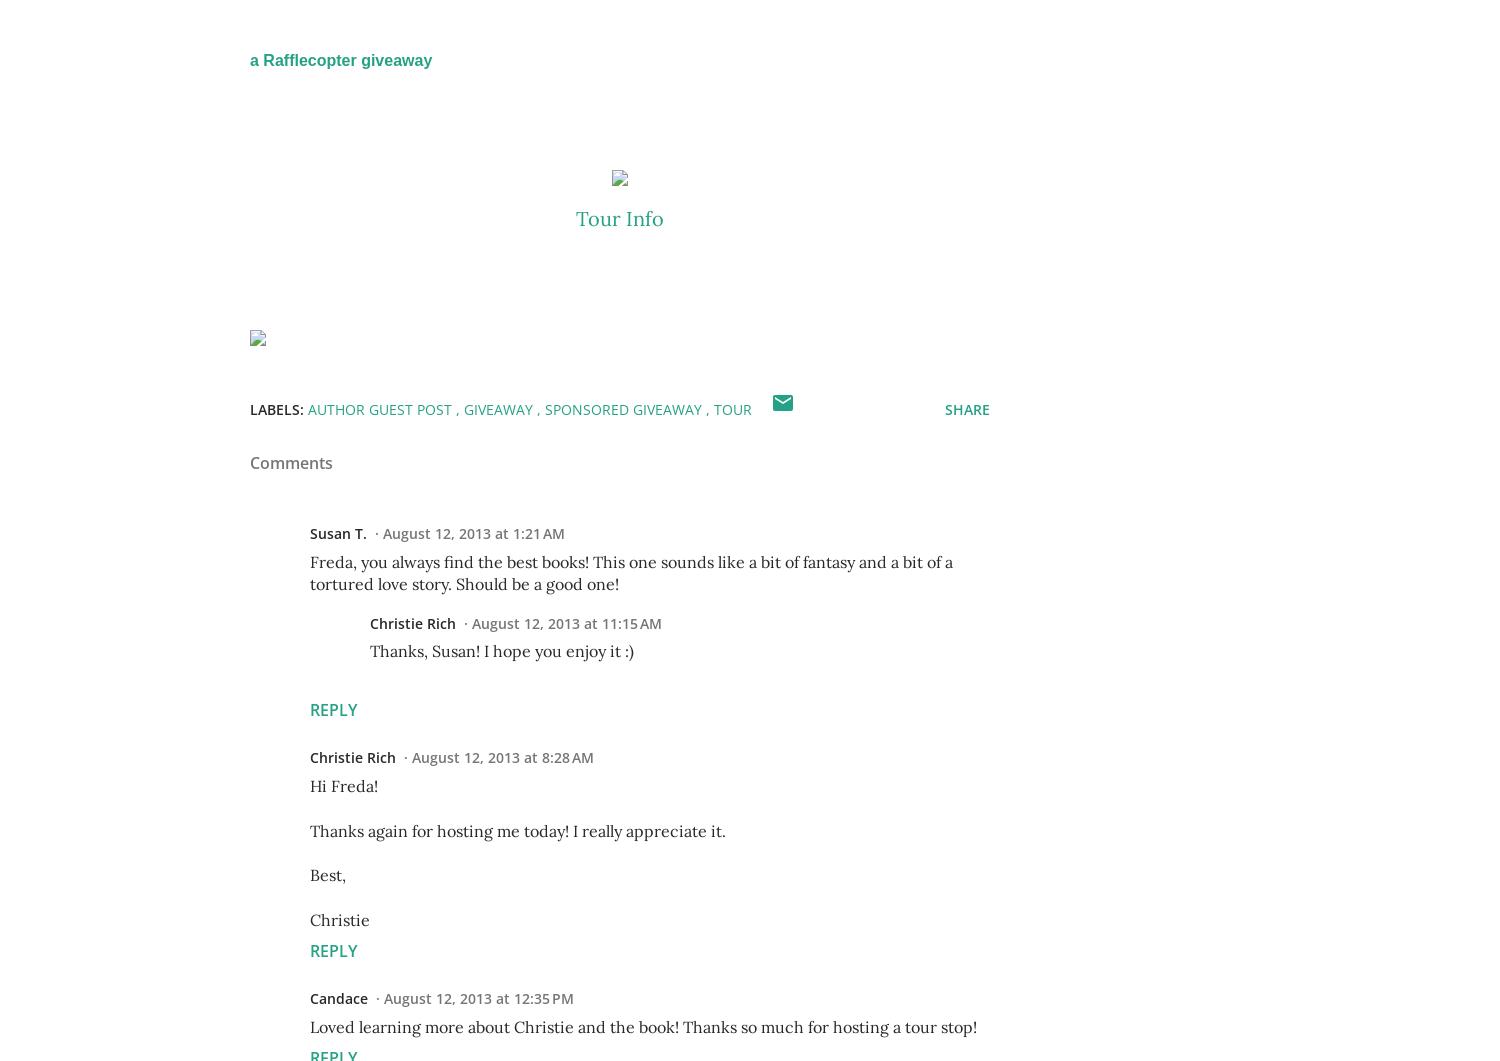  Describe the element at coordinates (473, 532) in the screenshot. I see `'August 12, 2013 at 1:21 AM'` at that location.